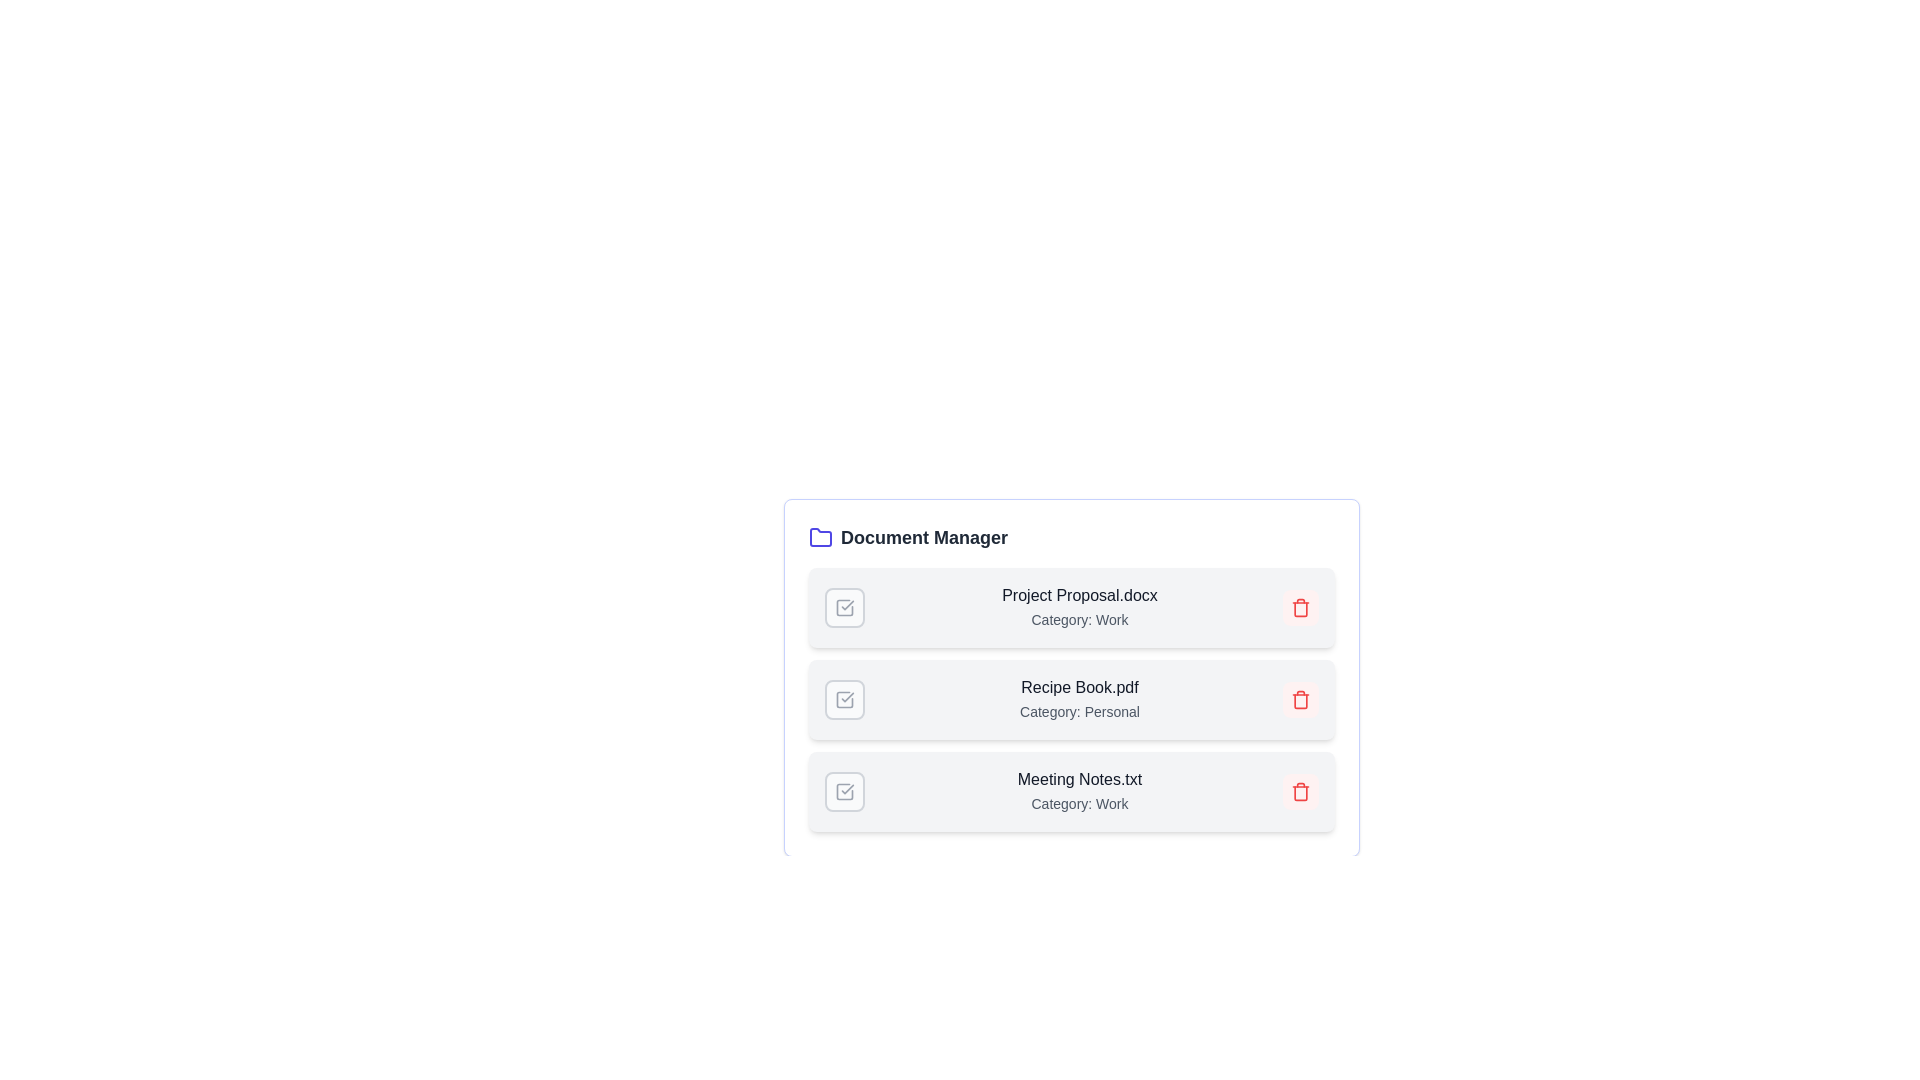 This screenshot has width=1920, height=1080. I want to click on the label that identifies the document named 'Recipe Book.pdf' within the 'Document Manager' component, located in the second row, so click(1079, 686).